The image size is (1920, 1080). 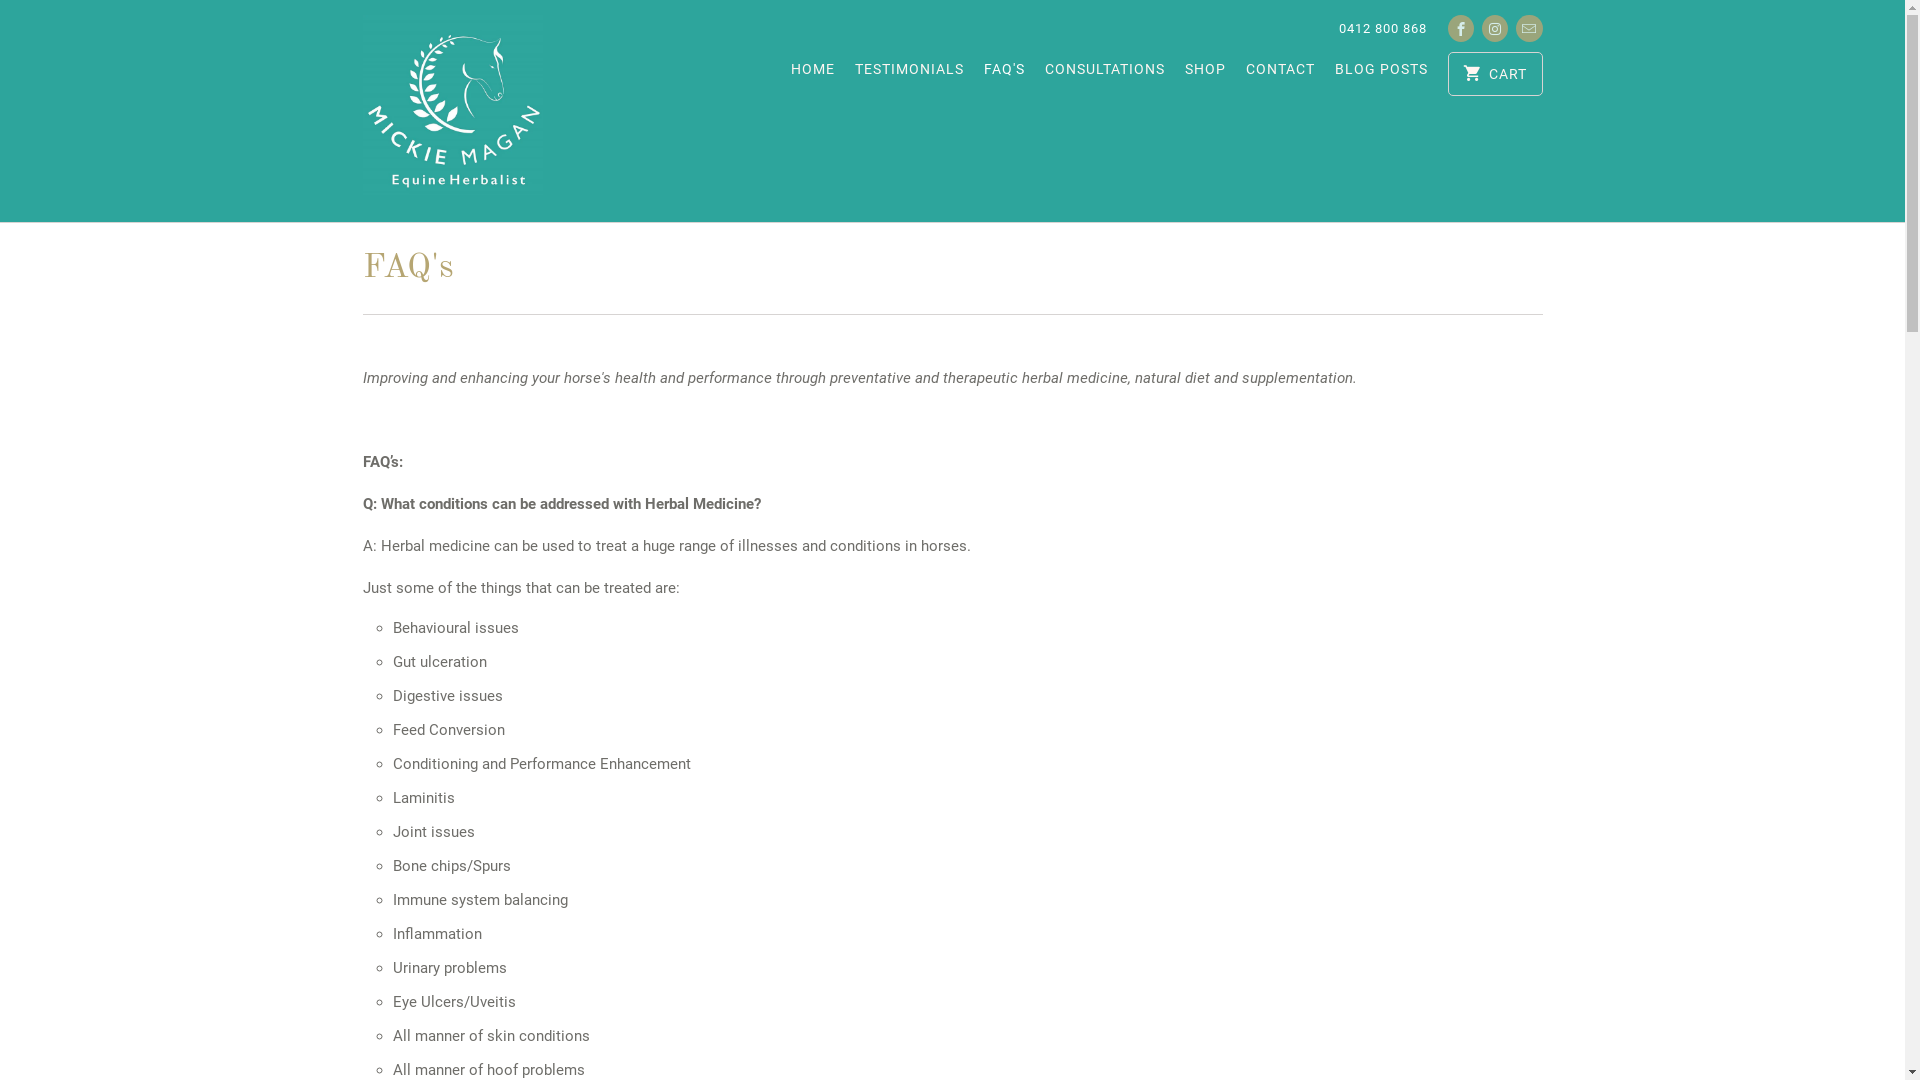 What do you see at coordinates (812, 72) in the screenshot?
I see `'HOME'` at bounding box center [812, 72].